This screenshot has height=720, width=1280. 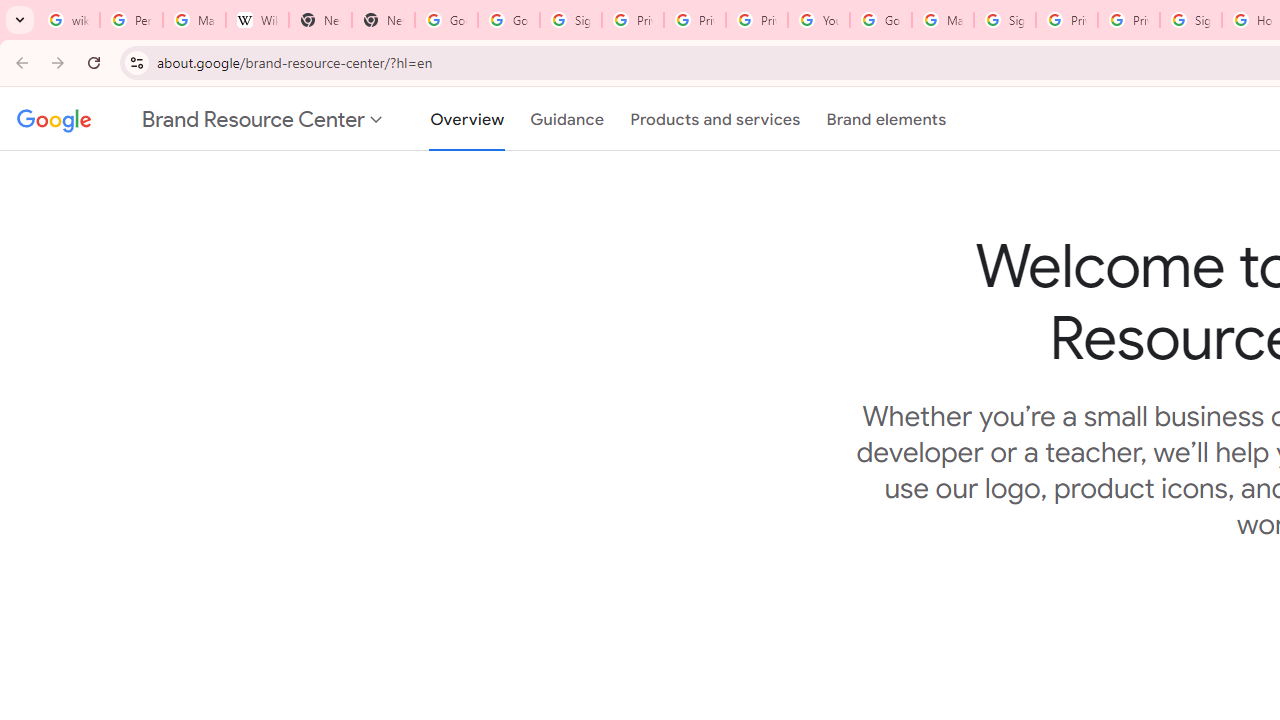 I want to click on 'New Tab', so click(x=320, y=20).